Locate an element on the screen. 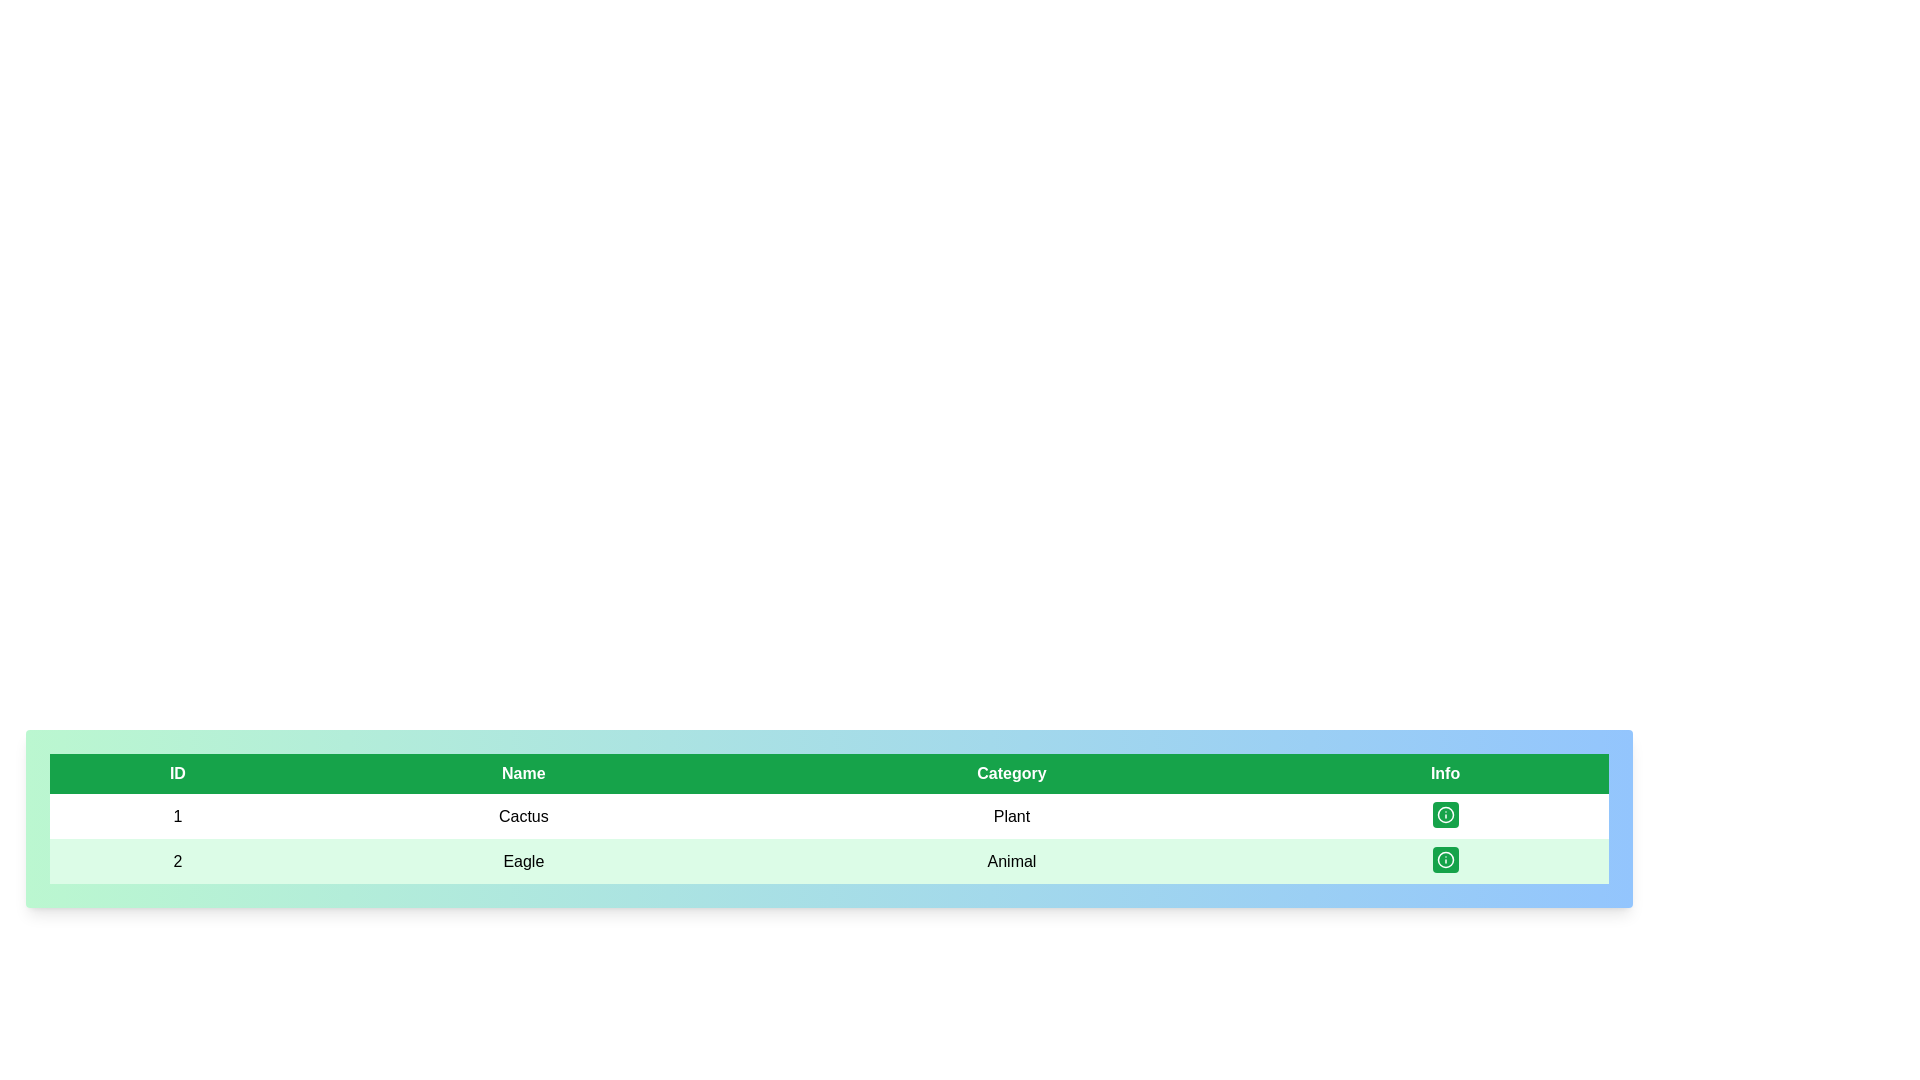 The width and height of the screenshot is (1920, 1080). the information button in the last column of the second row for the entity 'Eagle' is located at coordinates (1445, 860).